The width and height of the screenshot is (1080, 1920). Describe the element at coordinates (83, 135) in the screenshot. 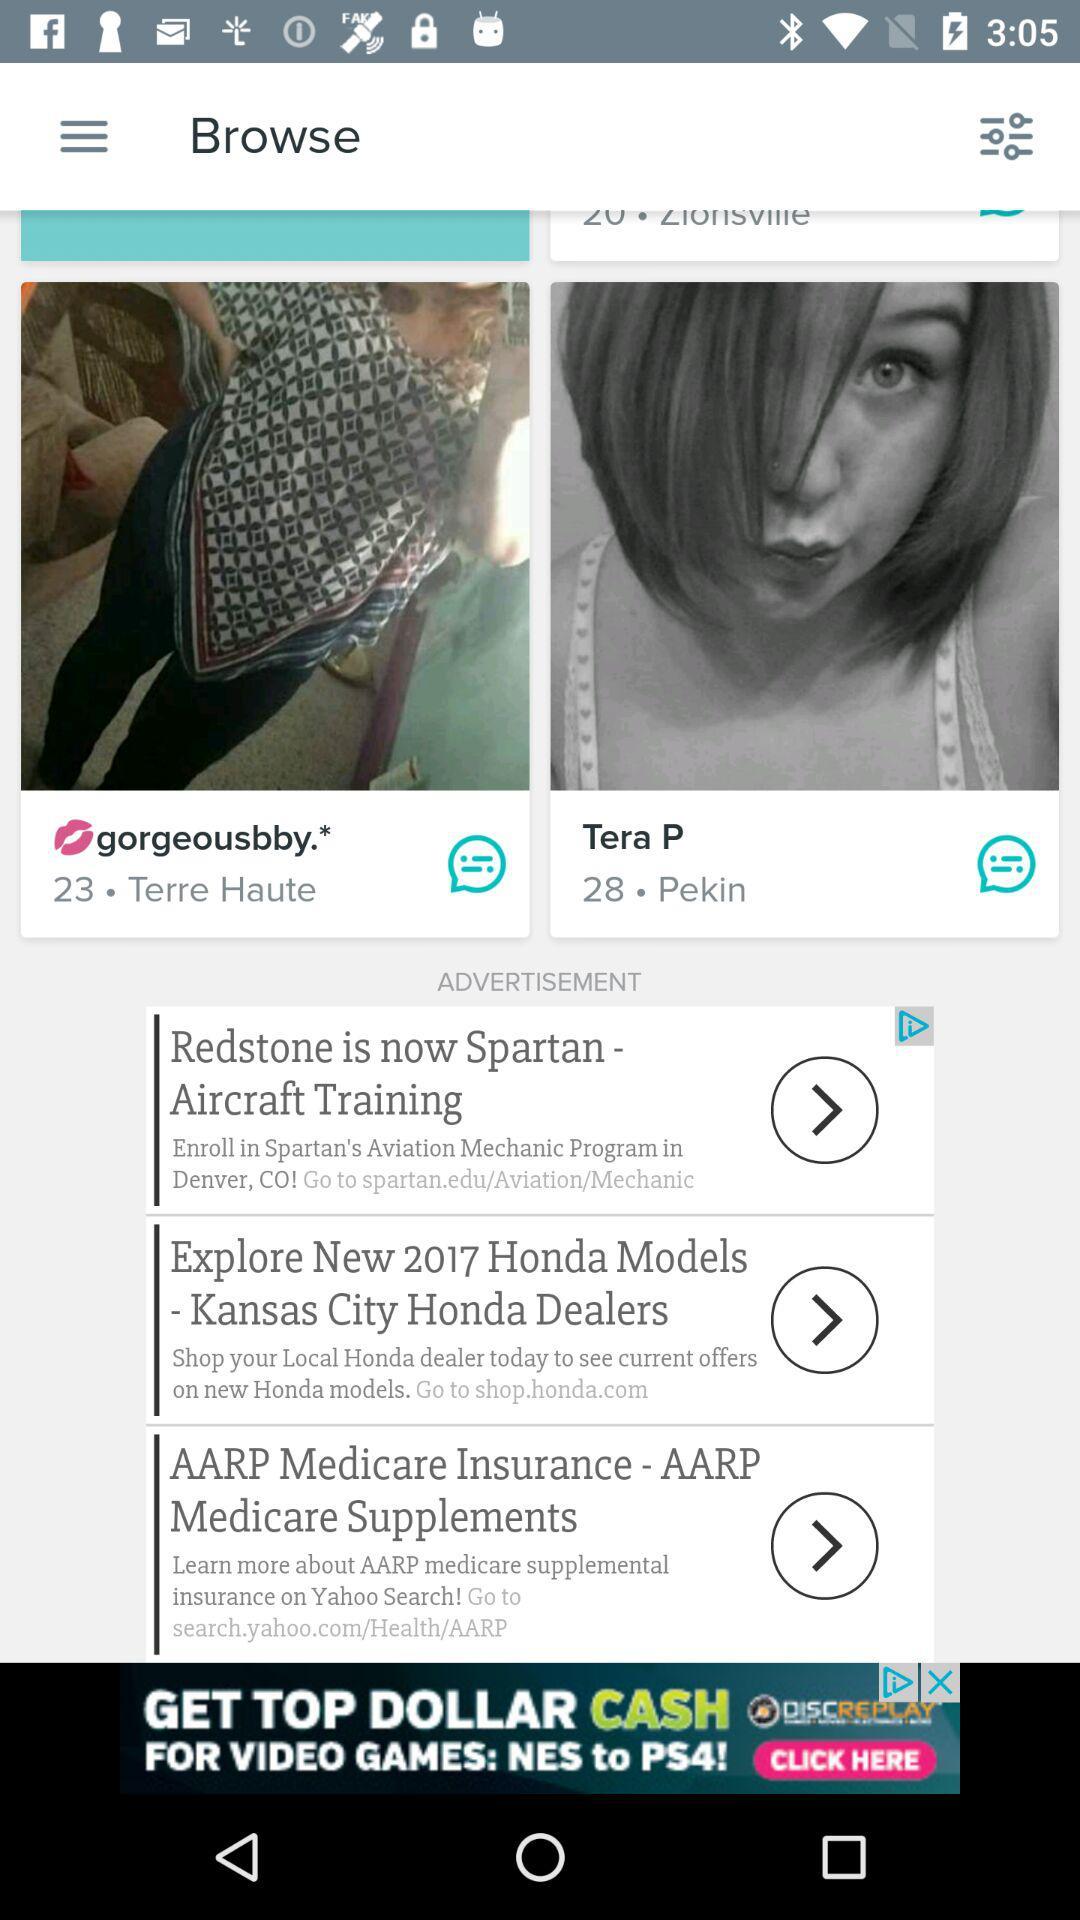

I see `search` at that location.